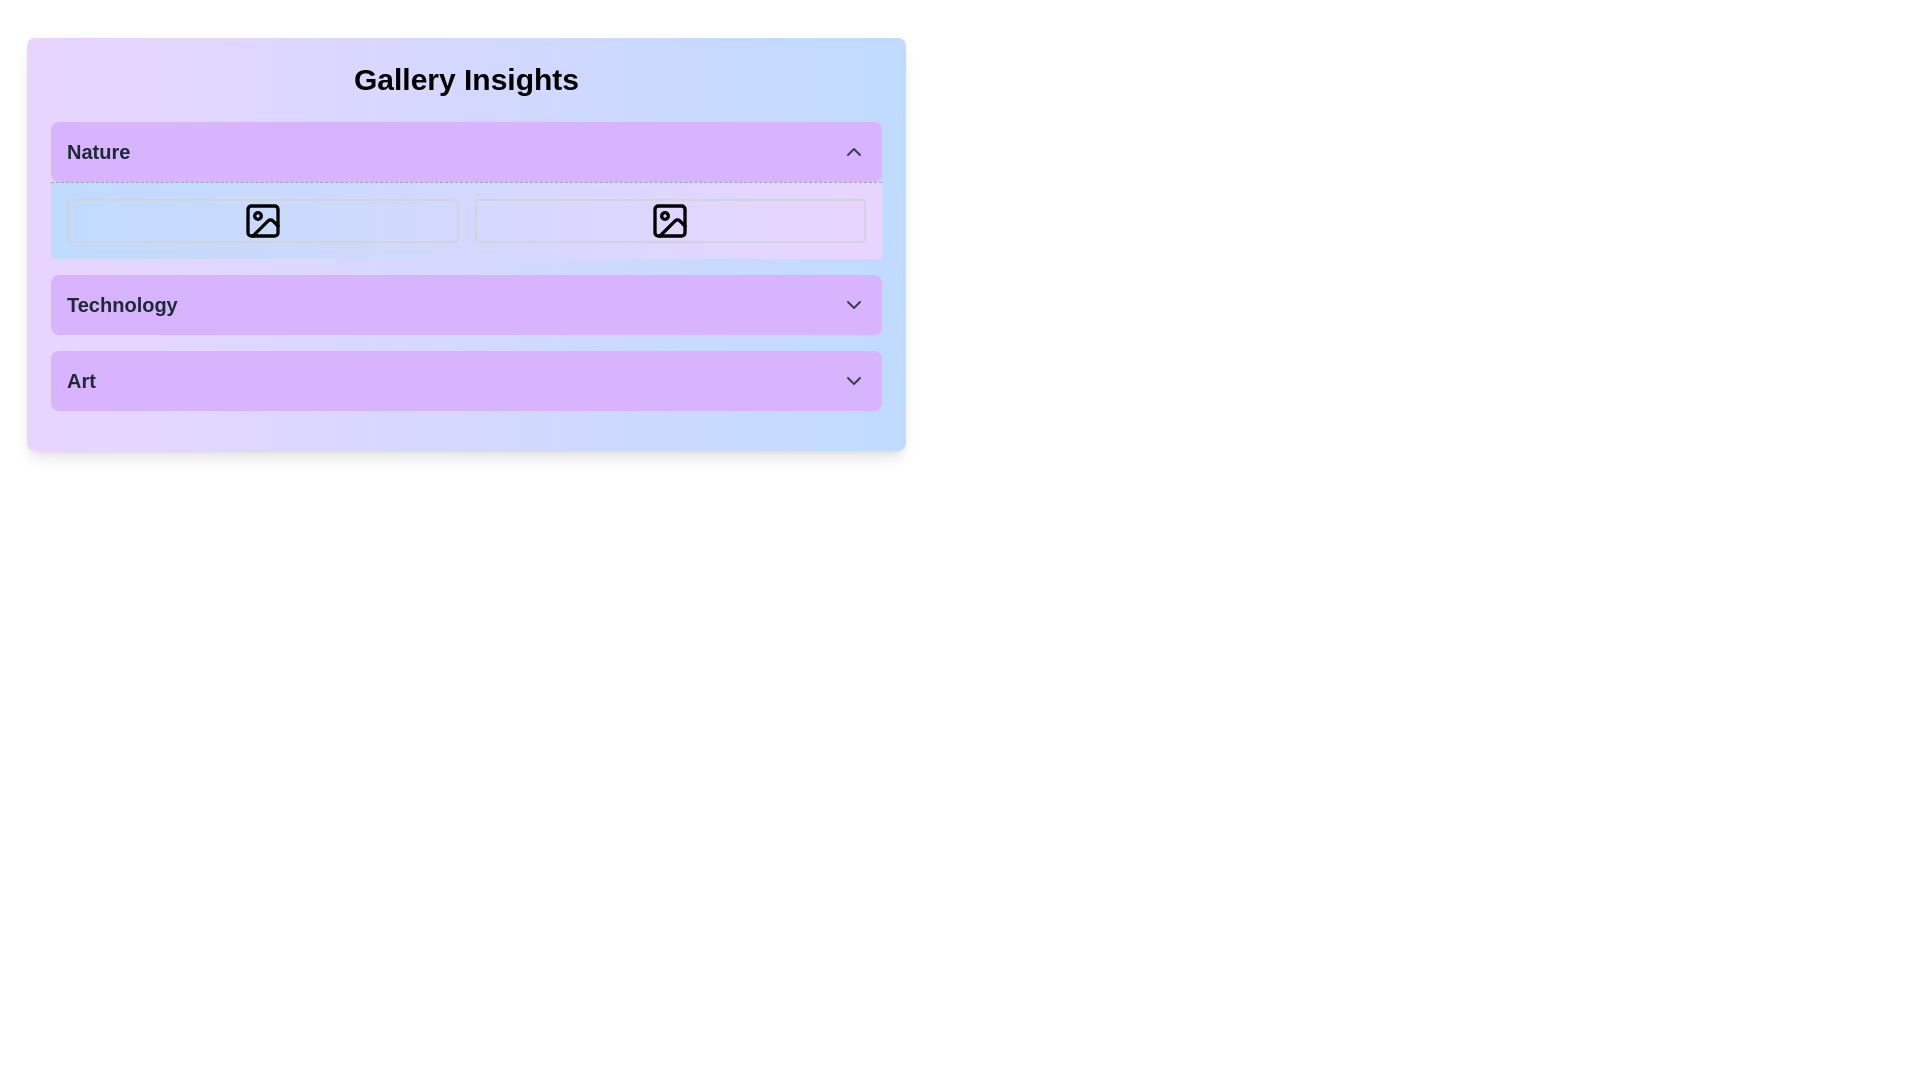 The image size is (1920, 1080). Describe the element at coordinates (854, 381) in the screenshot. I see `the chevron icon button located at the rightmost side of the row containing the text 'Art', which is styled as a purple, rounded rectangle` at that location.